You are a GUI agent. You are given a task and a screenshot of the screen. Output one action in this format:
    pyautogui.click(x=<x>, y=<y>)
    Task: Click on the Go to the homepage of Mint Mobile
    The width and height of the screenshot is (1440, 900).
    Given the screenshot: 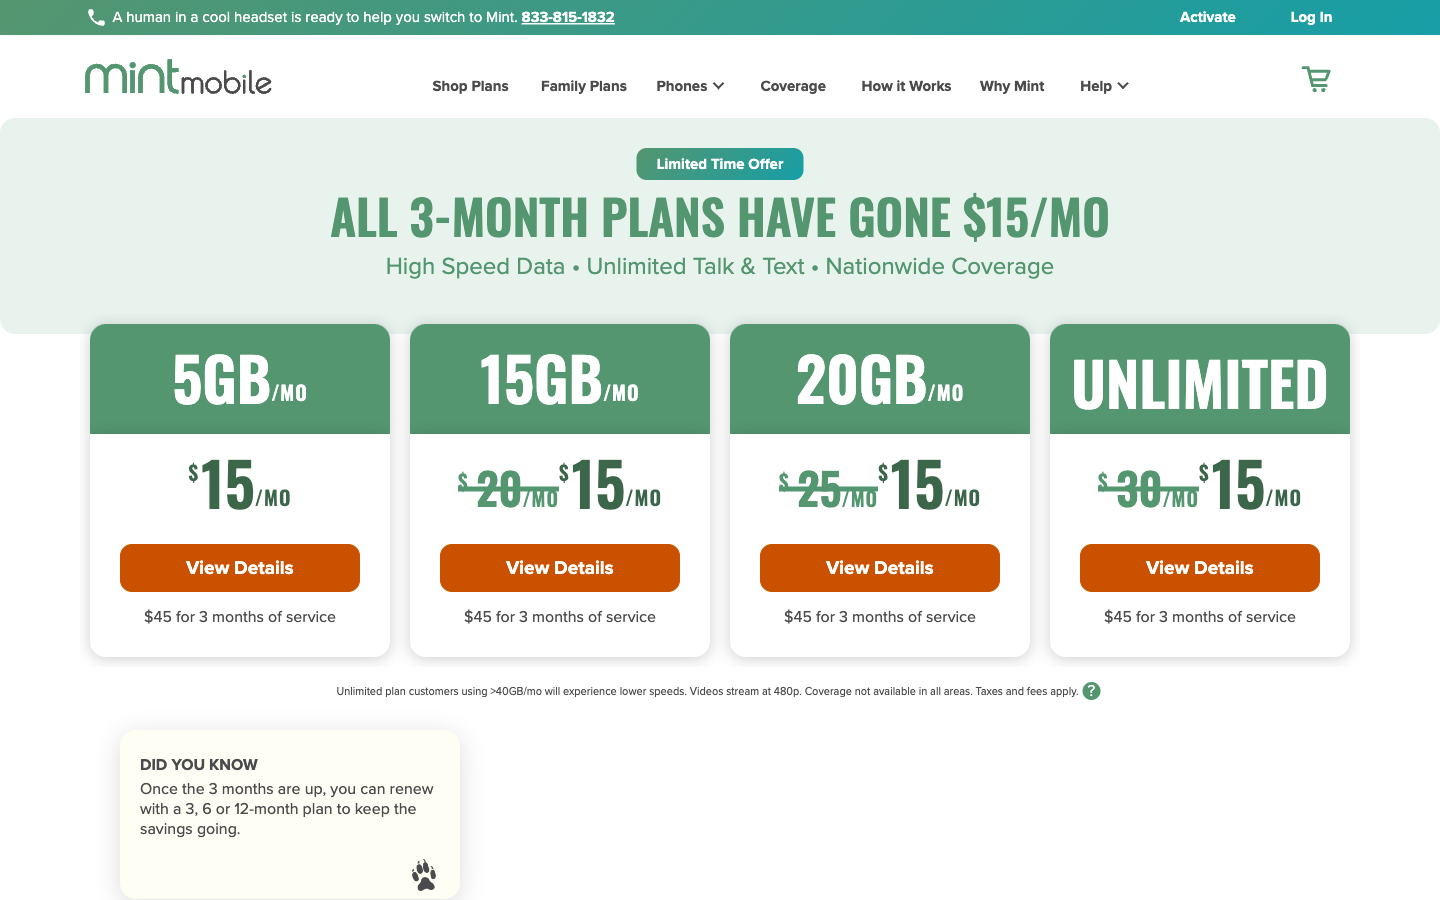 What is the action you would take?
    pyautogui.click(x=177, y=75)
    